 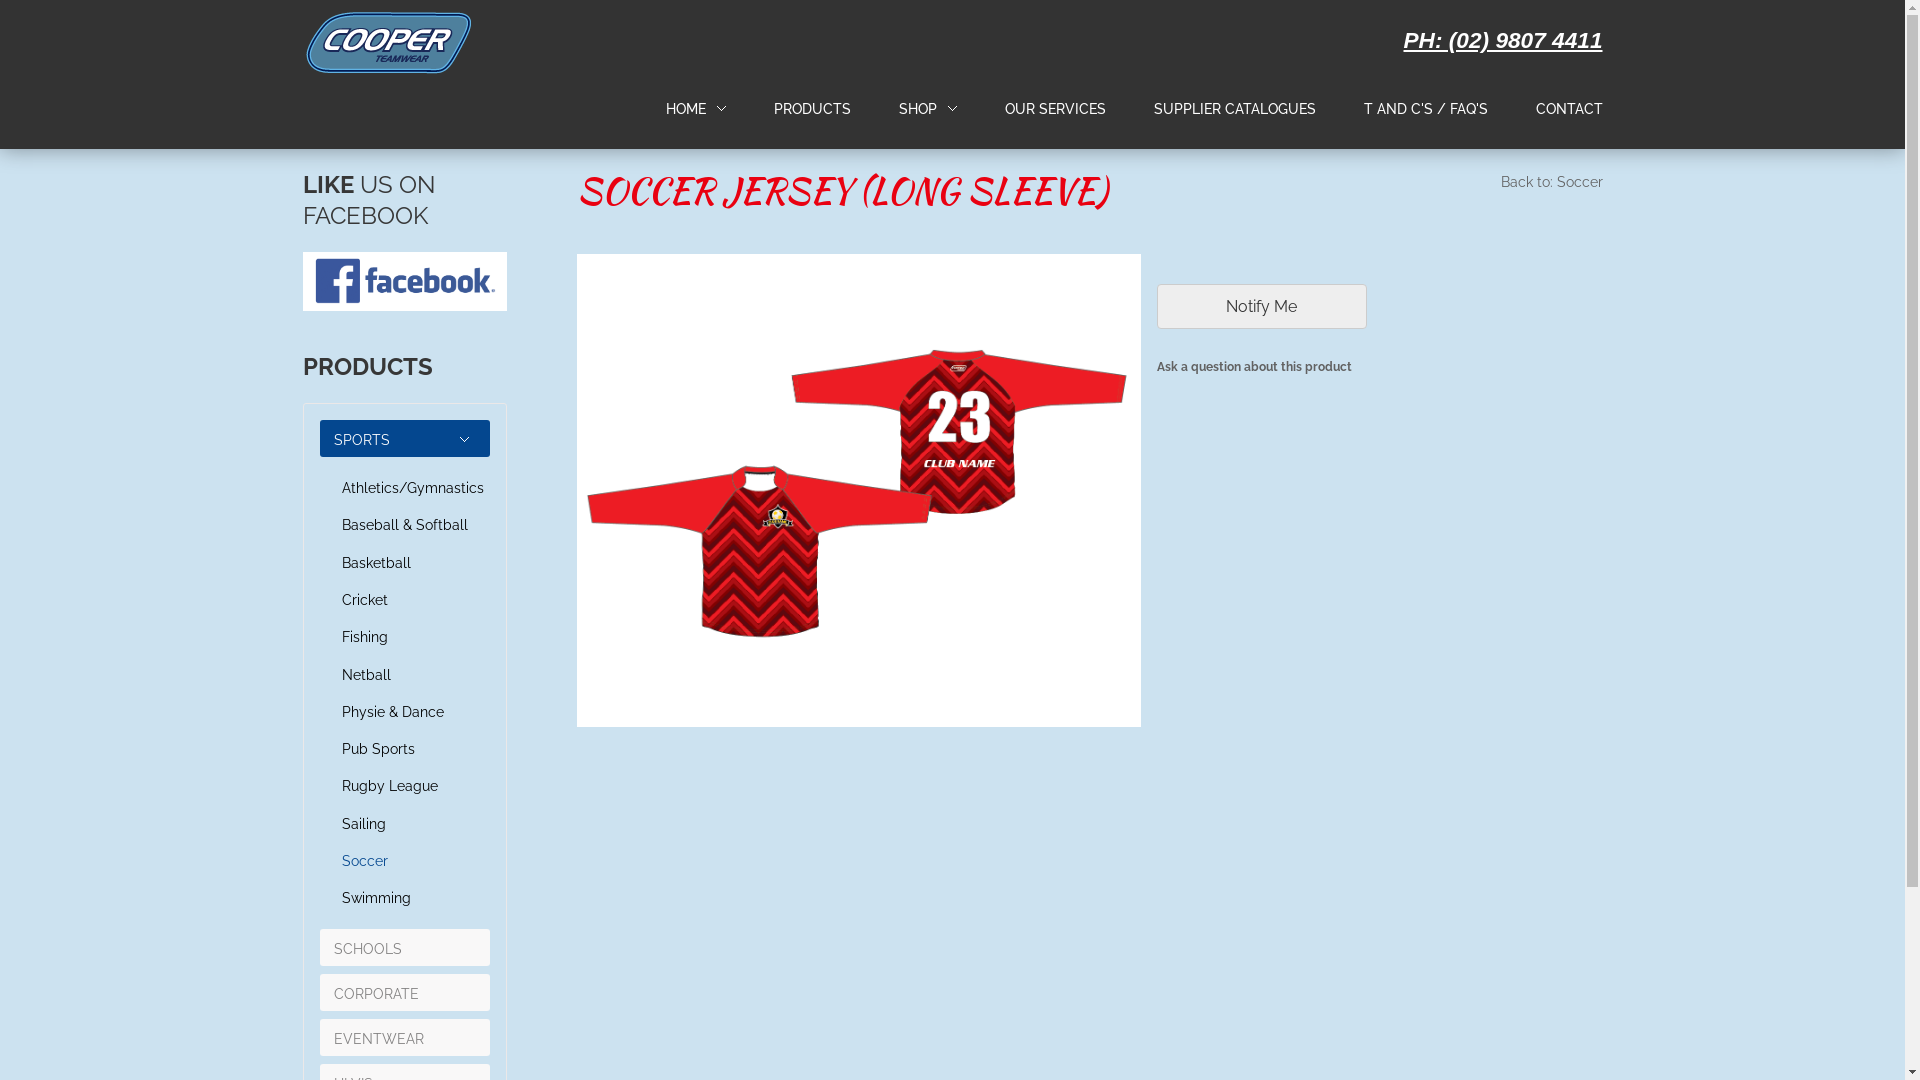 I want to click on 'Soccer', so click(x=403, y=860).